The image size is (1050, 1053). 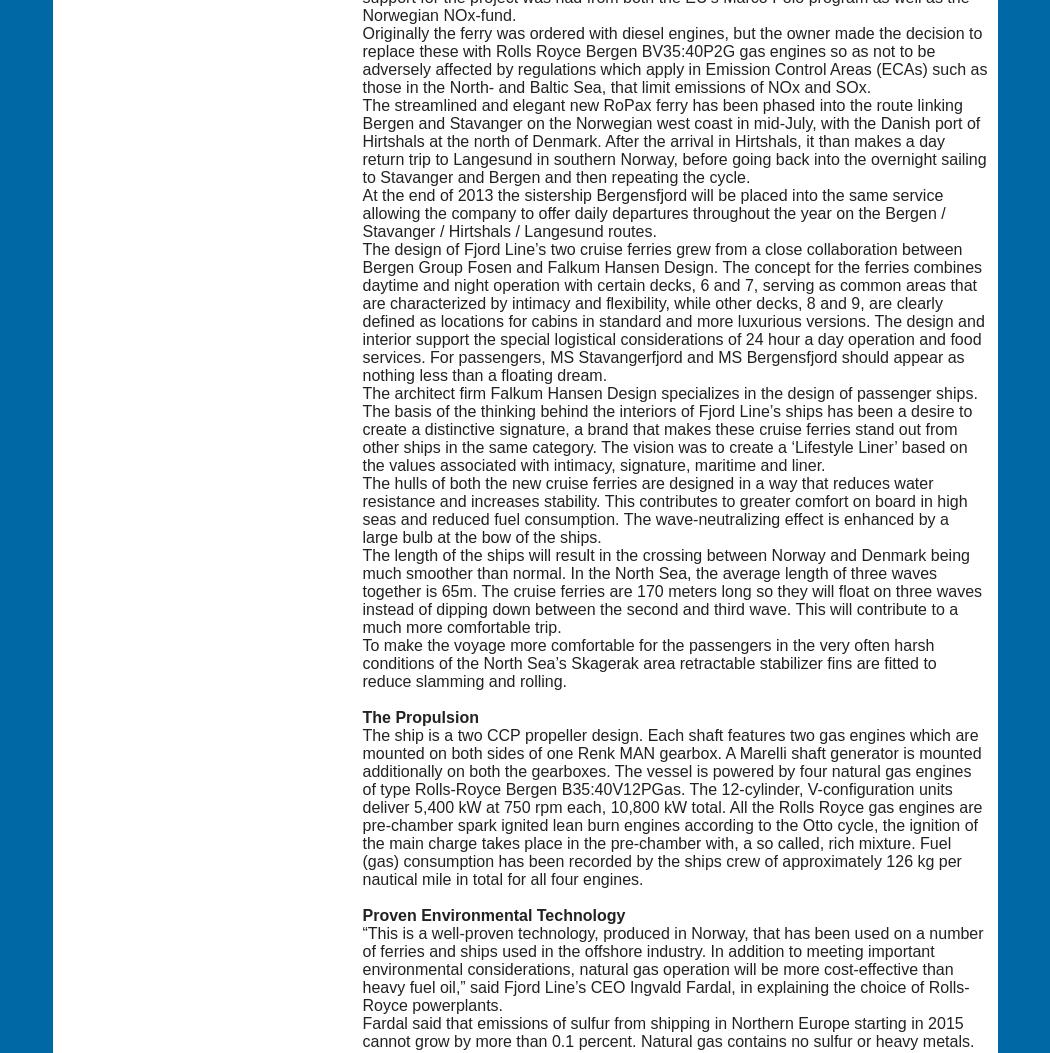 What do you see at coordinates (668, 428) in the screenshot?
I see `'The architect firm Falkum Hansen Design specializes in the design of passenger ships. The basis of the thinking behind the interiors of Fjord Line’s ships has been a desire to create a distinctive signature, a brand that makes these cruise ferries stand out from other ships in the same category. The vision was to create a ‘Lifestyle Liner’ based on the values associated with intimacy, signature, maritime and liner.'` at bounding box center [668, 428].